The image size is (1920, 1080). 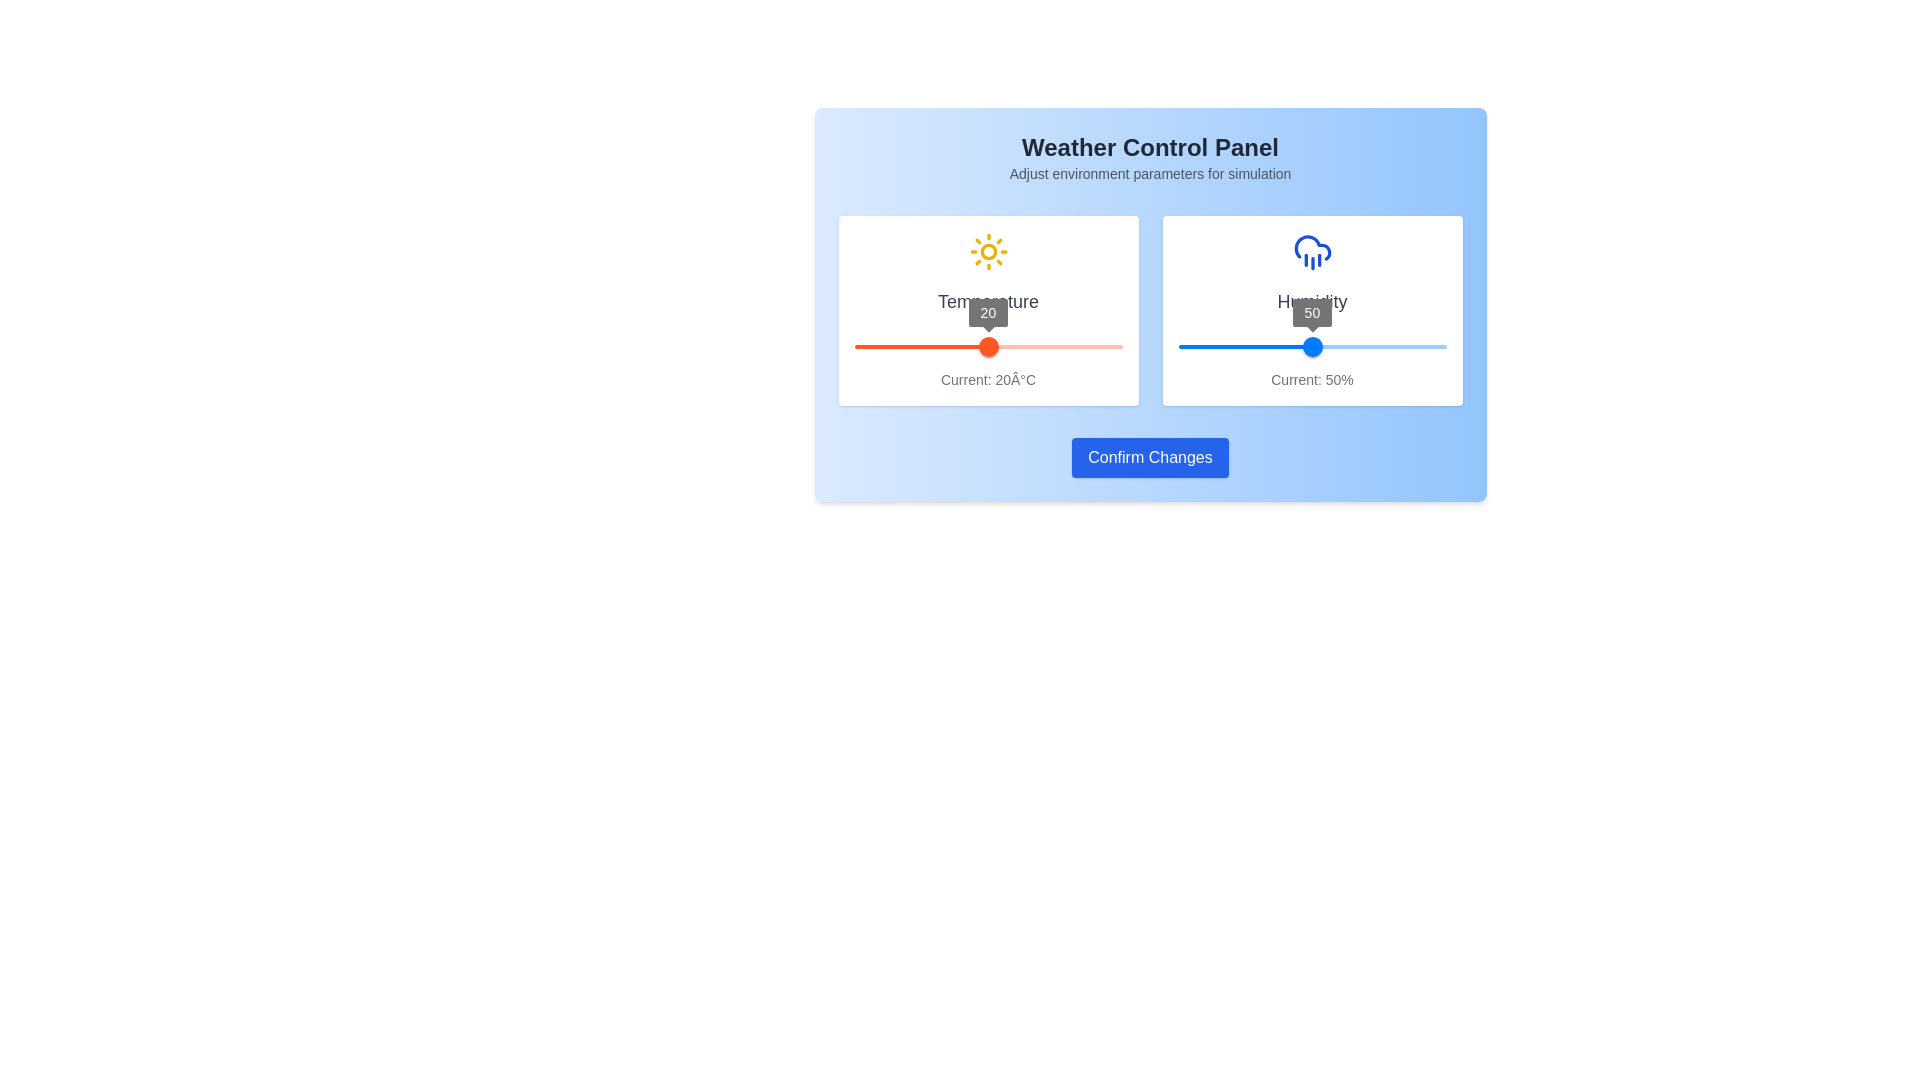 What do you see at coordinates (988, 312) in the screenshot?
I see `the small gray circular Tooltip-like value label displaying the number '20', which is positioned above the Temperature slider in the Weather Control Panel` at bounding box center [988, 312].